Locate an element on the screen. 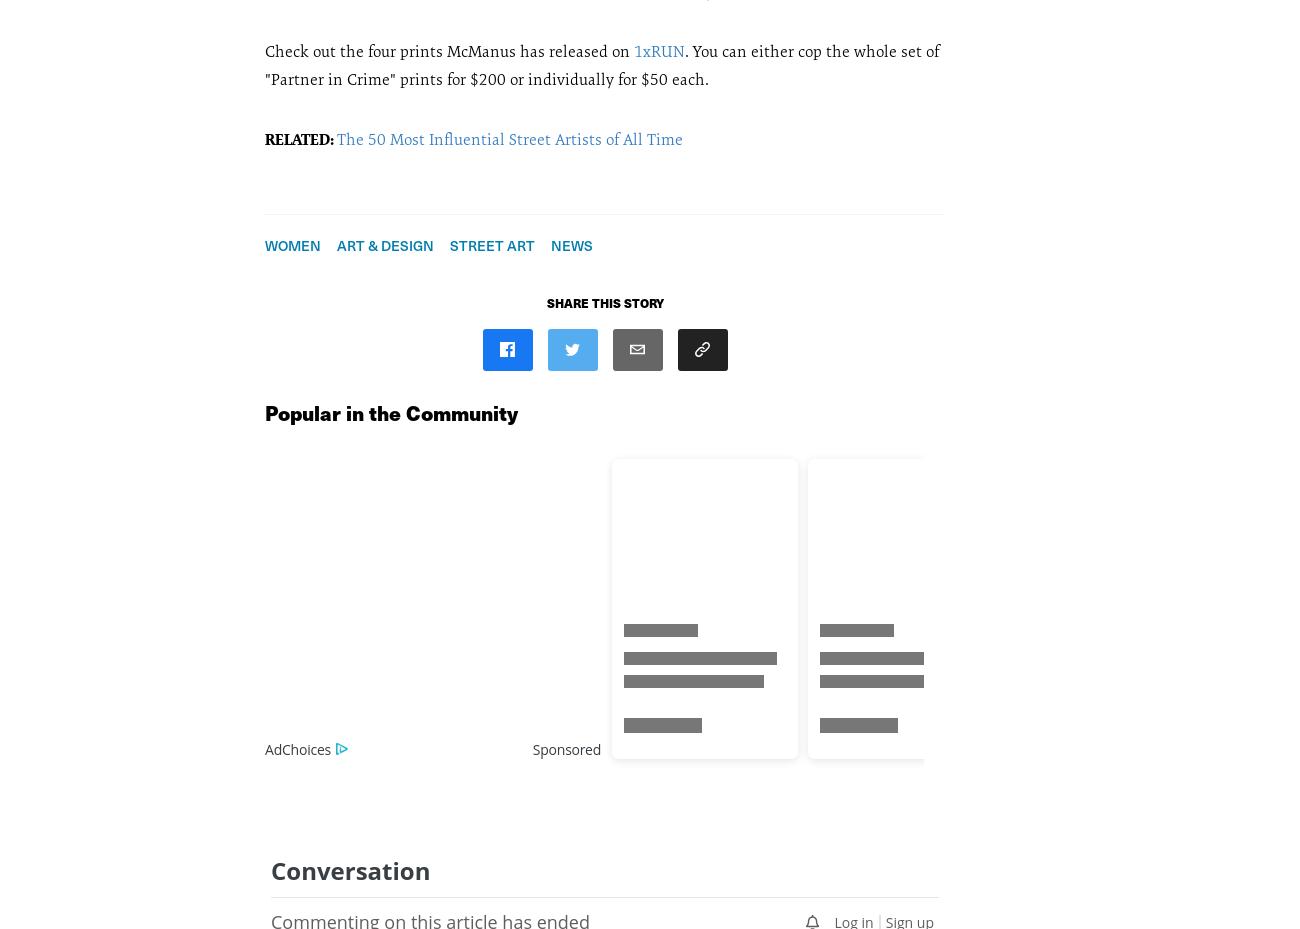 Image resolution: width=1300 pixels, height=929 pixels. 'Art & Design' is located at coordinates (385, 243).